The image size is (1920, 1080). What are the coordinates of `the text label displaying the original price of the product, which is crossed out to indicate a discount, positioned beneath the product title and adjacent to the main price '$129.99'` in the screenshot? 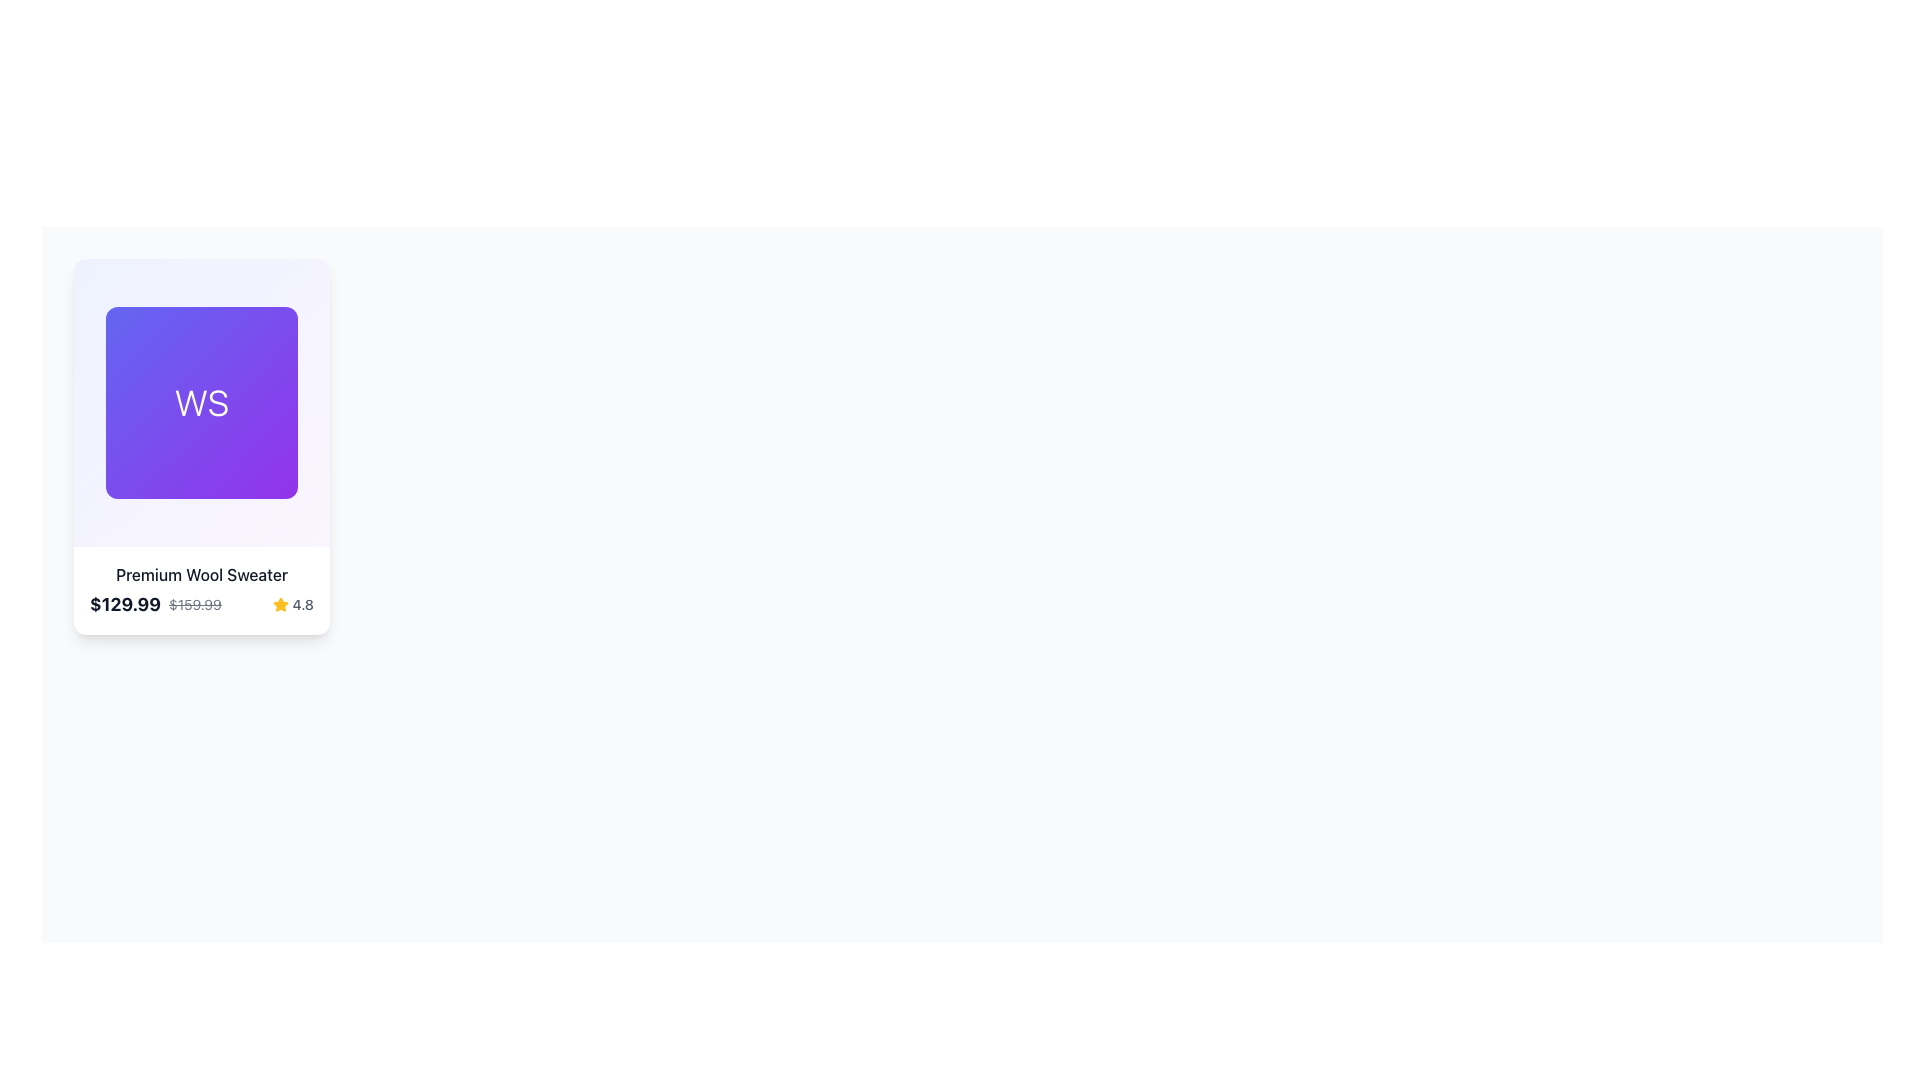 It's located at (195, 604).